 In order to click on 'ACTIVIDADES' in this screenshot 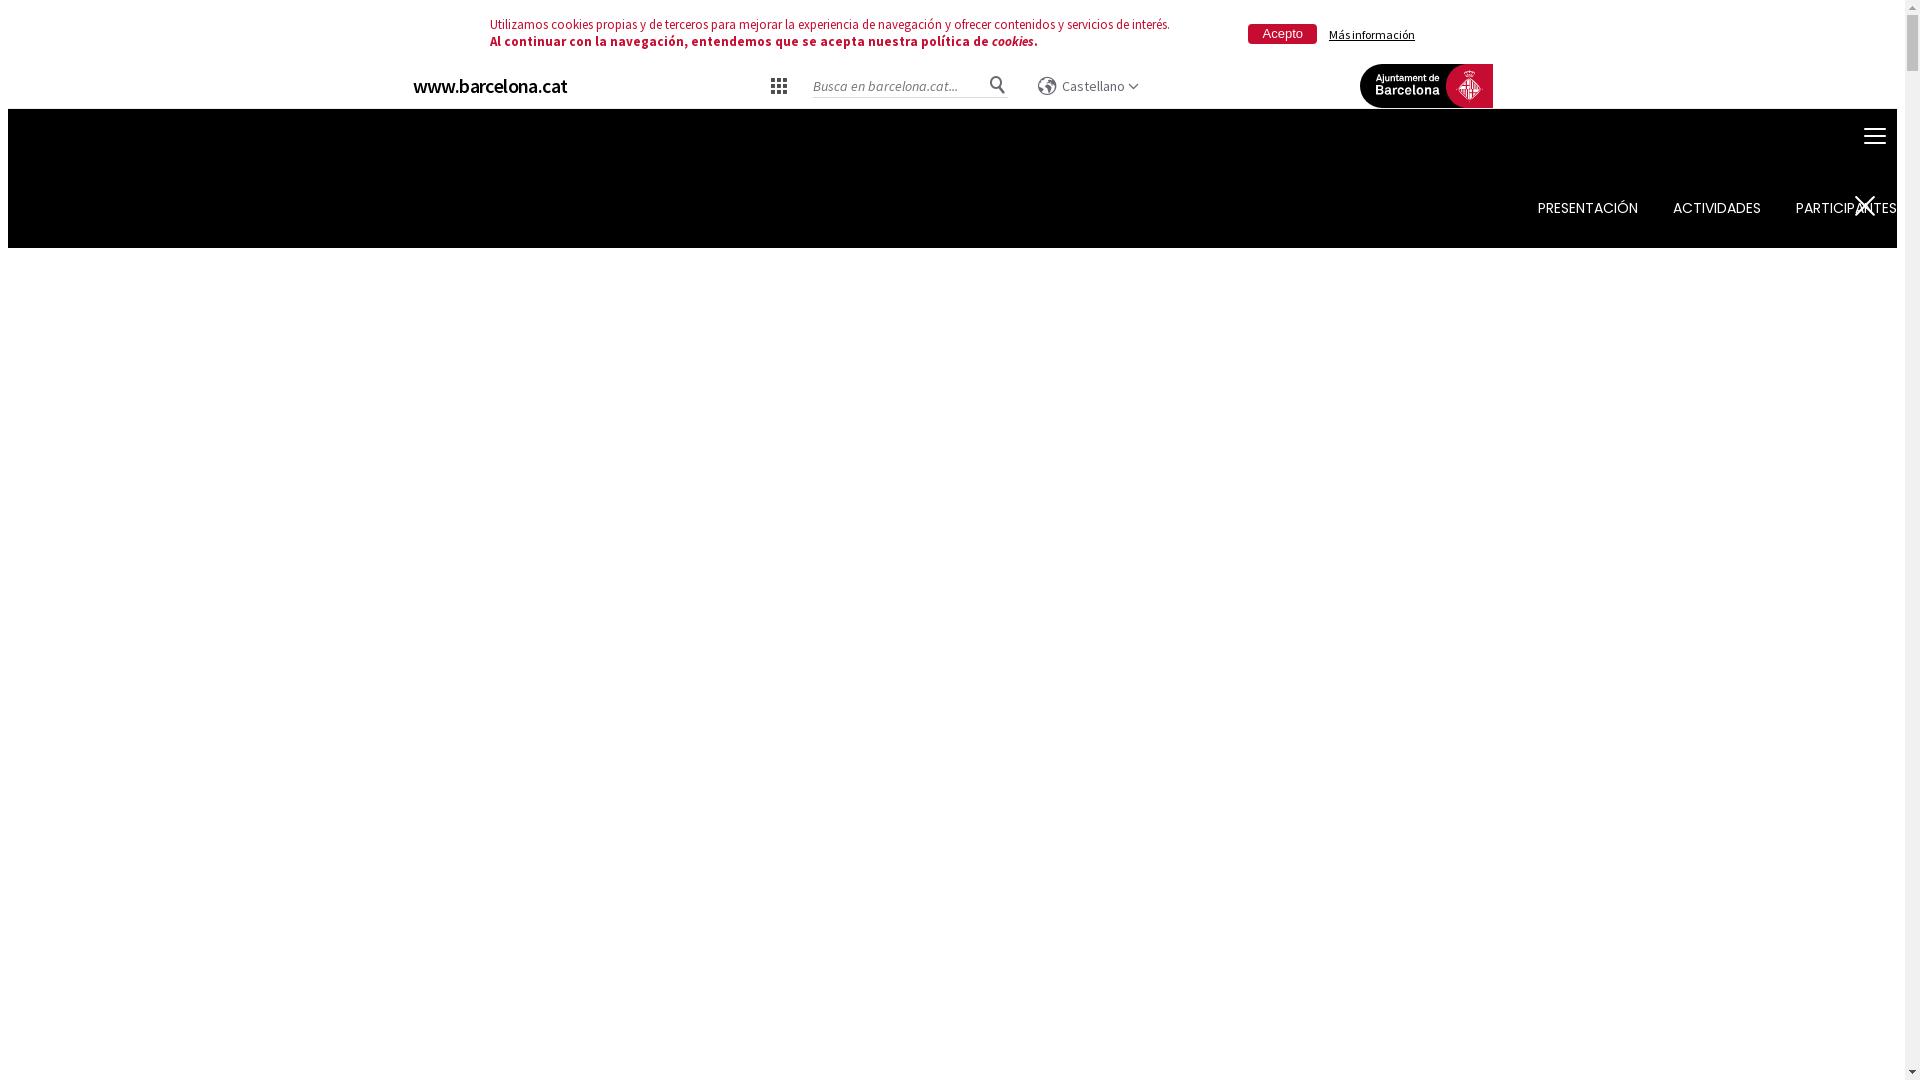, I will do `click(1716, 208)`.